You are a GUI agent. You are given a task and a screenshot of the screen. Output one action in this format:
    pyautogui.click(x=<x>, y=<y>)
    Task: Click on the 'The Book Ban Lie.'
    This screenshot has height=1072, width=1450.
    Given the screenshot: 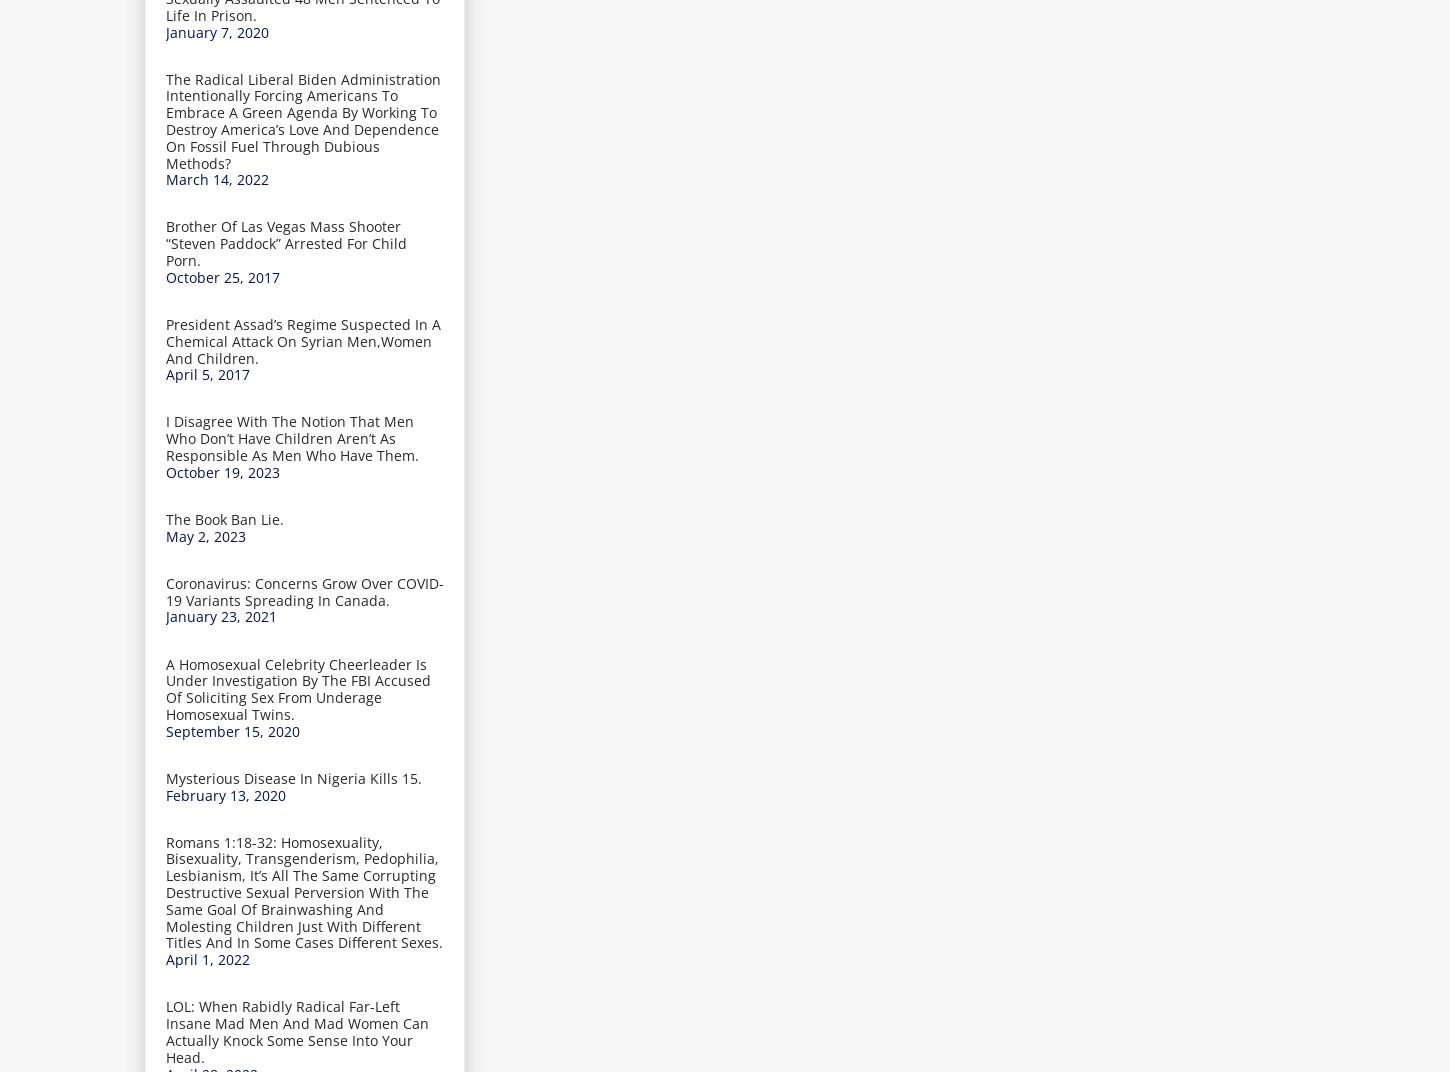 What is the action you would take?
    pyautogui.click(x=224, y=518)
    